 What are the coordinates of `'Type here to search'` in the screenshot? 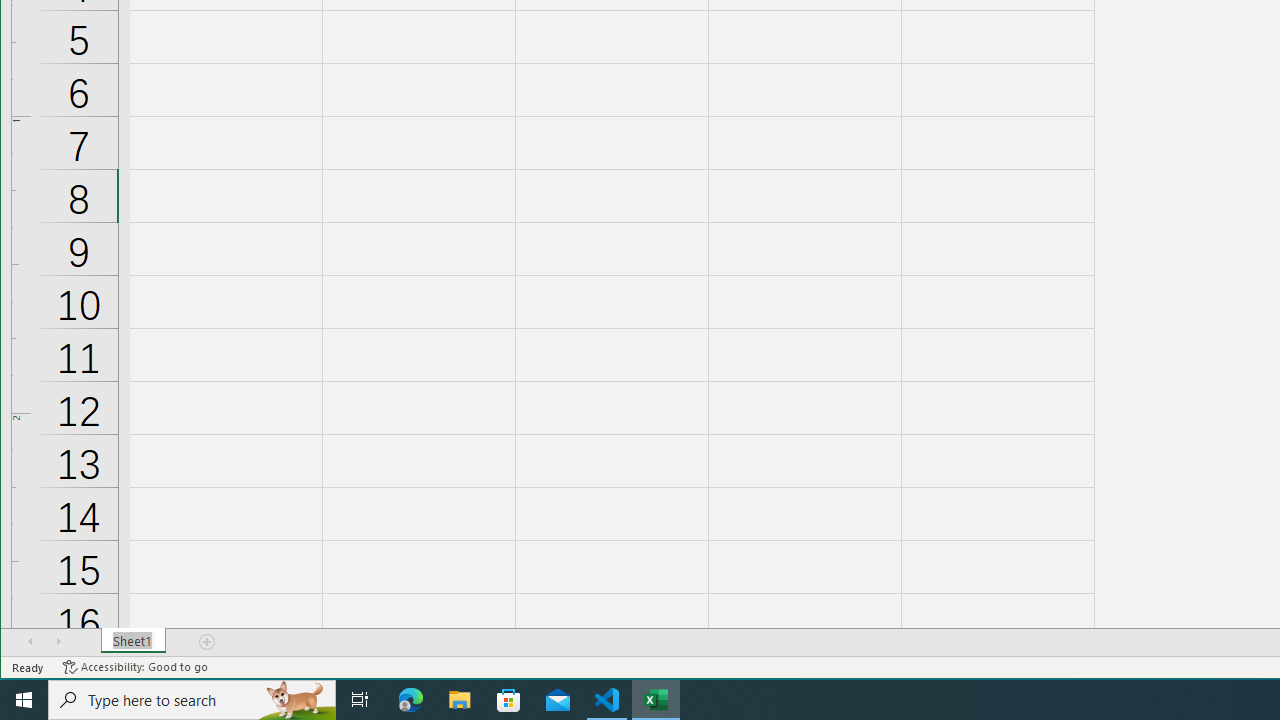 It's located at (192, 698).